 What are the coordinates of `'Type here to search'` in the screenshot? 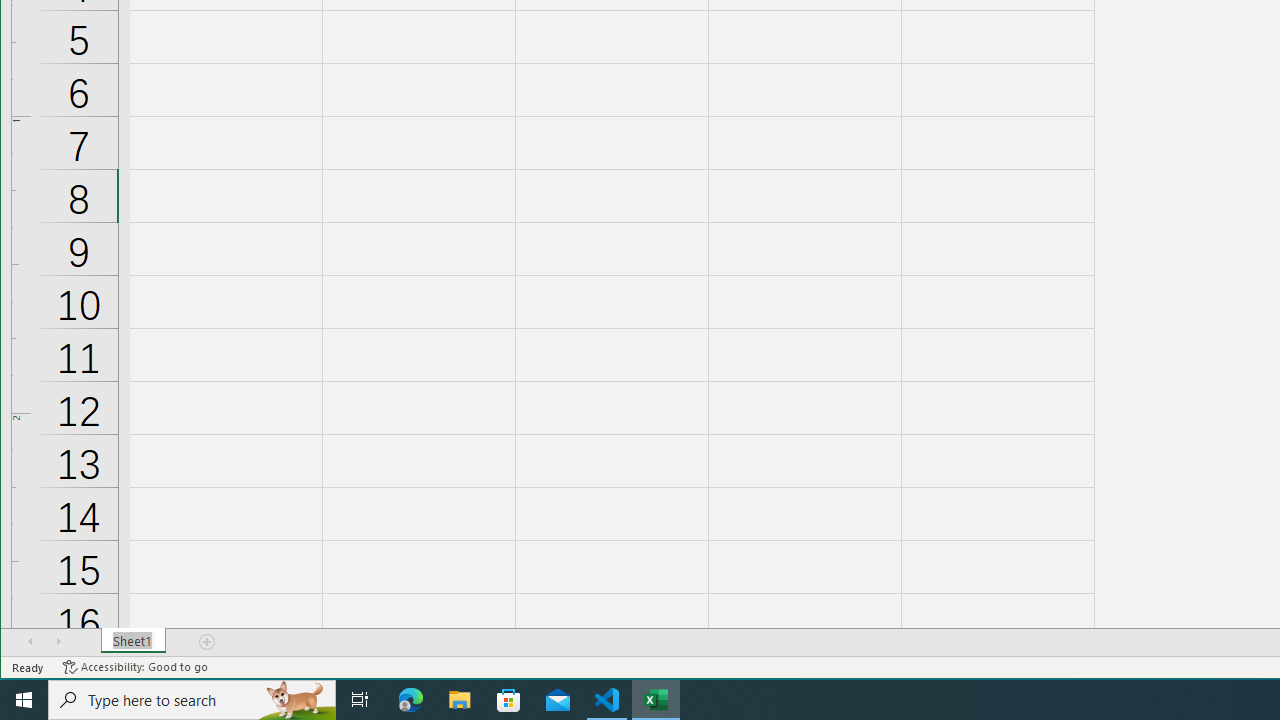 It's located at (192, 698).